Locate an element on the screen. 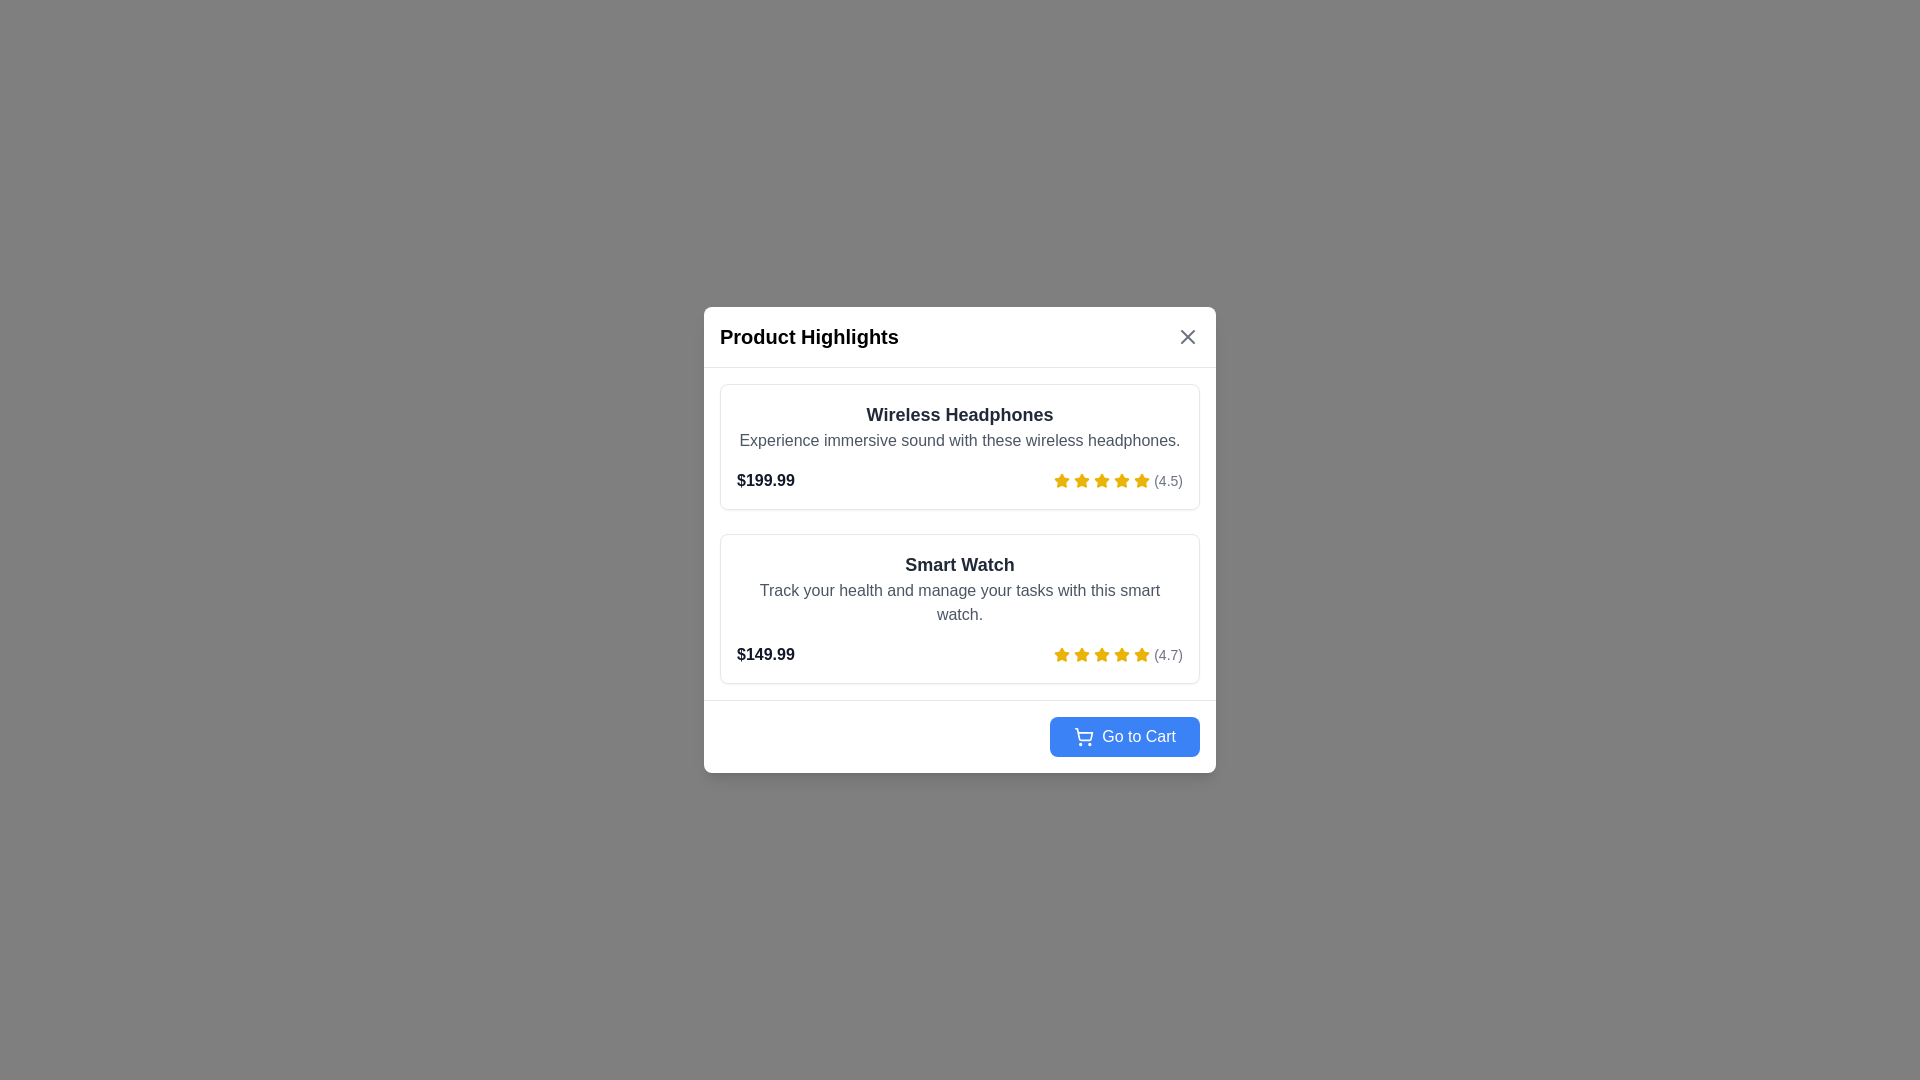  the first star icon in the rating system, which is styled with a golden yellow fill and located in the second row of the product highlights section is located at coordinates (1101, 480).